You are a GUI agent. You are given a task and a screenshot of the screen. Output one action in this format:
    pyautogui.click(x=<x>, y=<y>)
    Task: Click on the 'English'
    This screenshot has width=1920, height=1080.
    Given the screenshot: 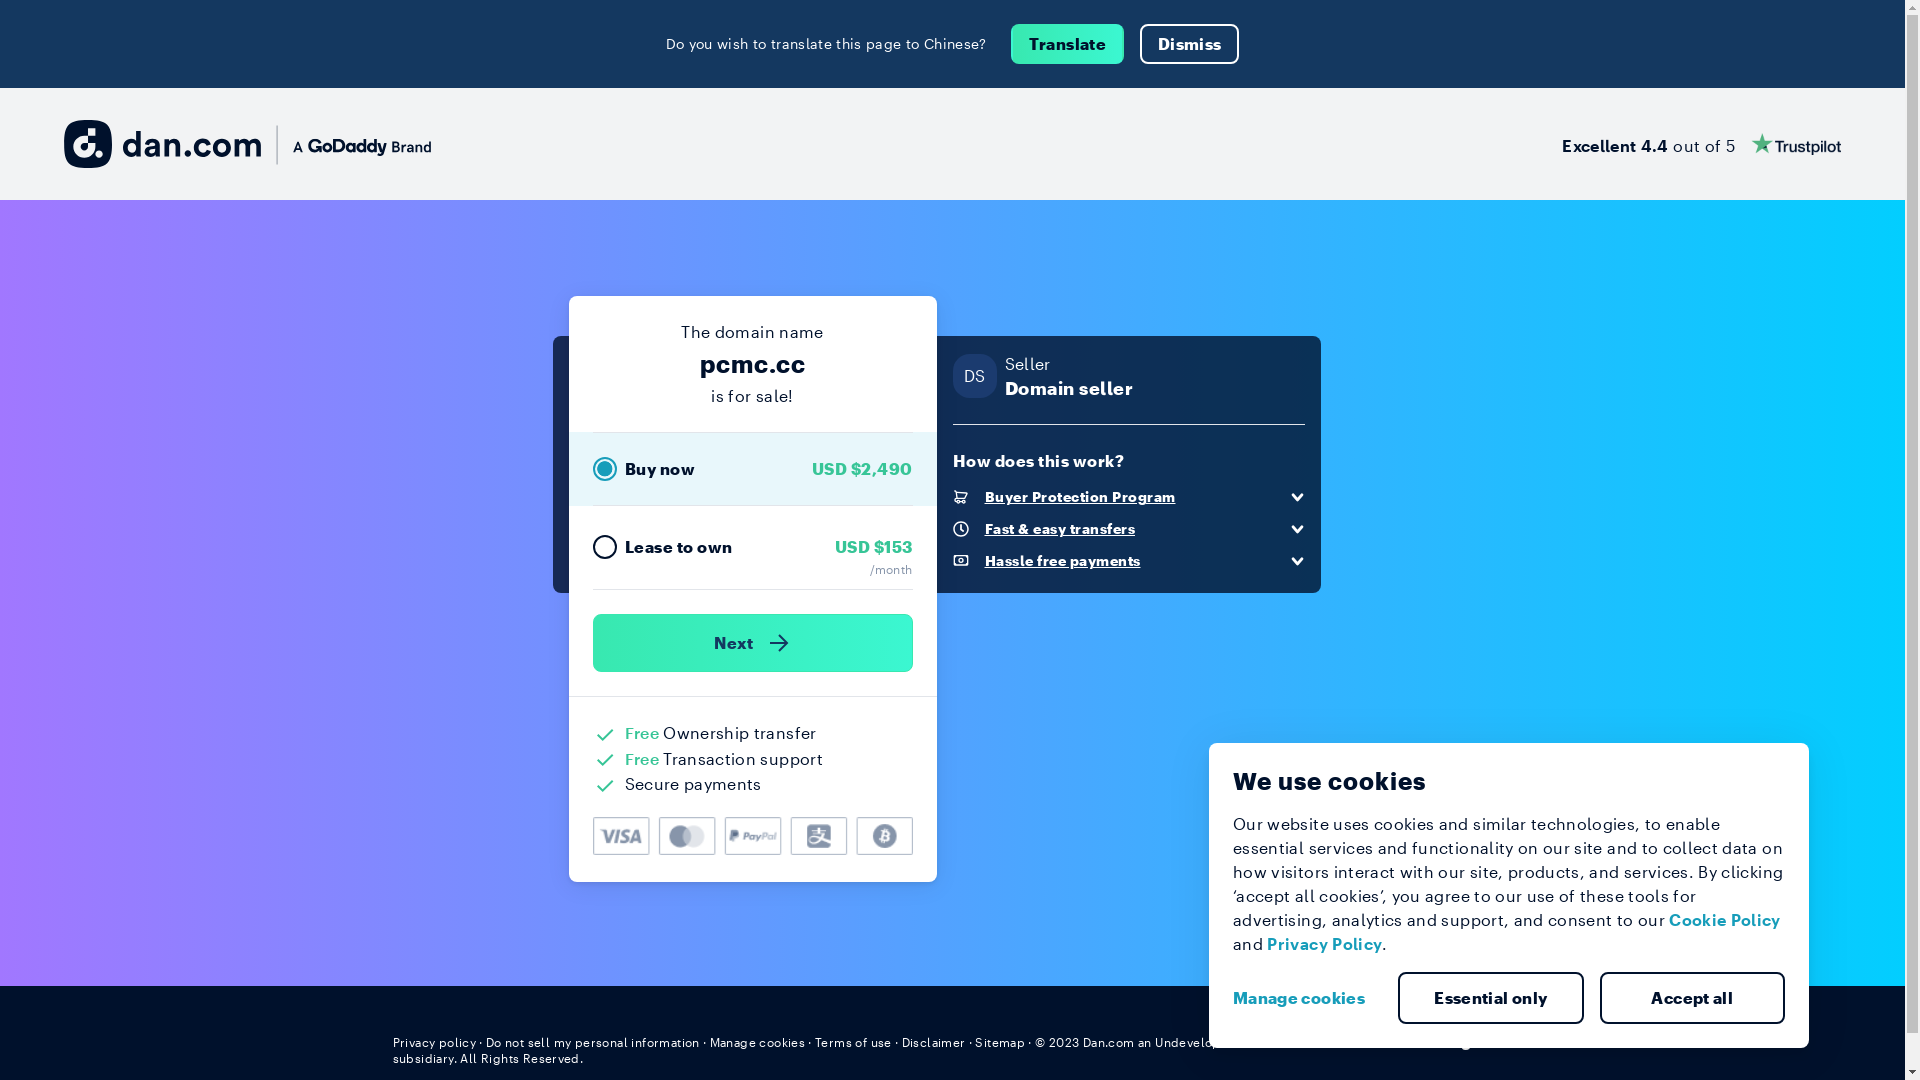 What is the action you would take?
    pyautogui.click(x=1476, y=1040)
    